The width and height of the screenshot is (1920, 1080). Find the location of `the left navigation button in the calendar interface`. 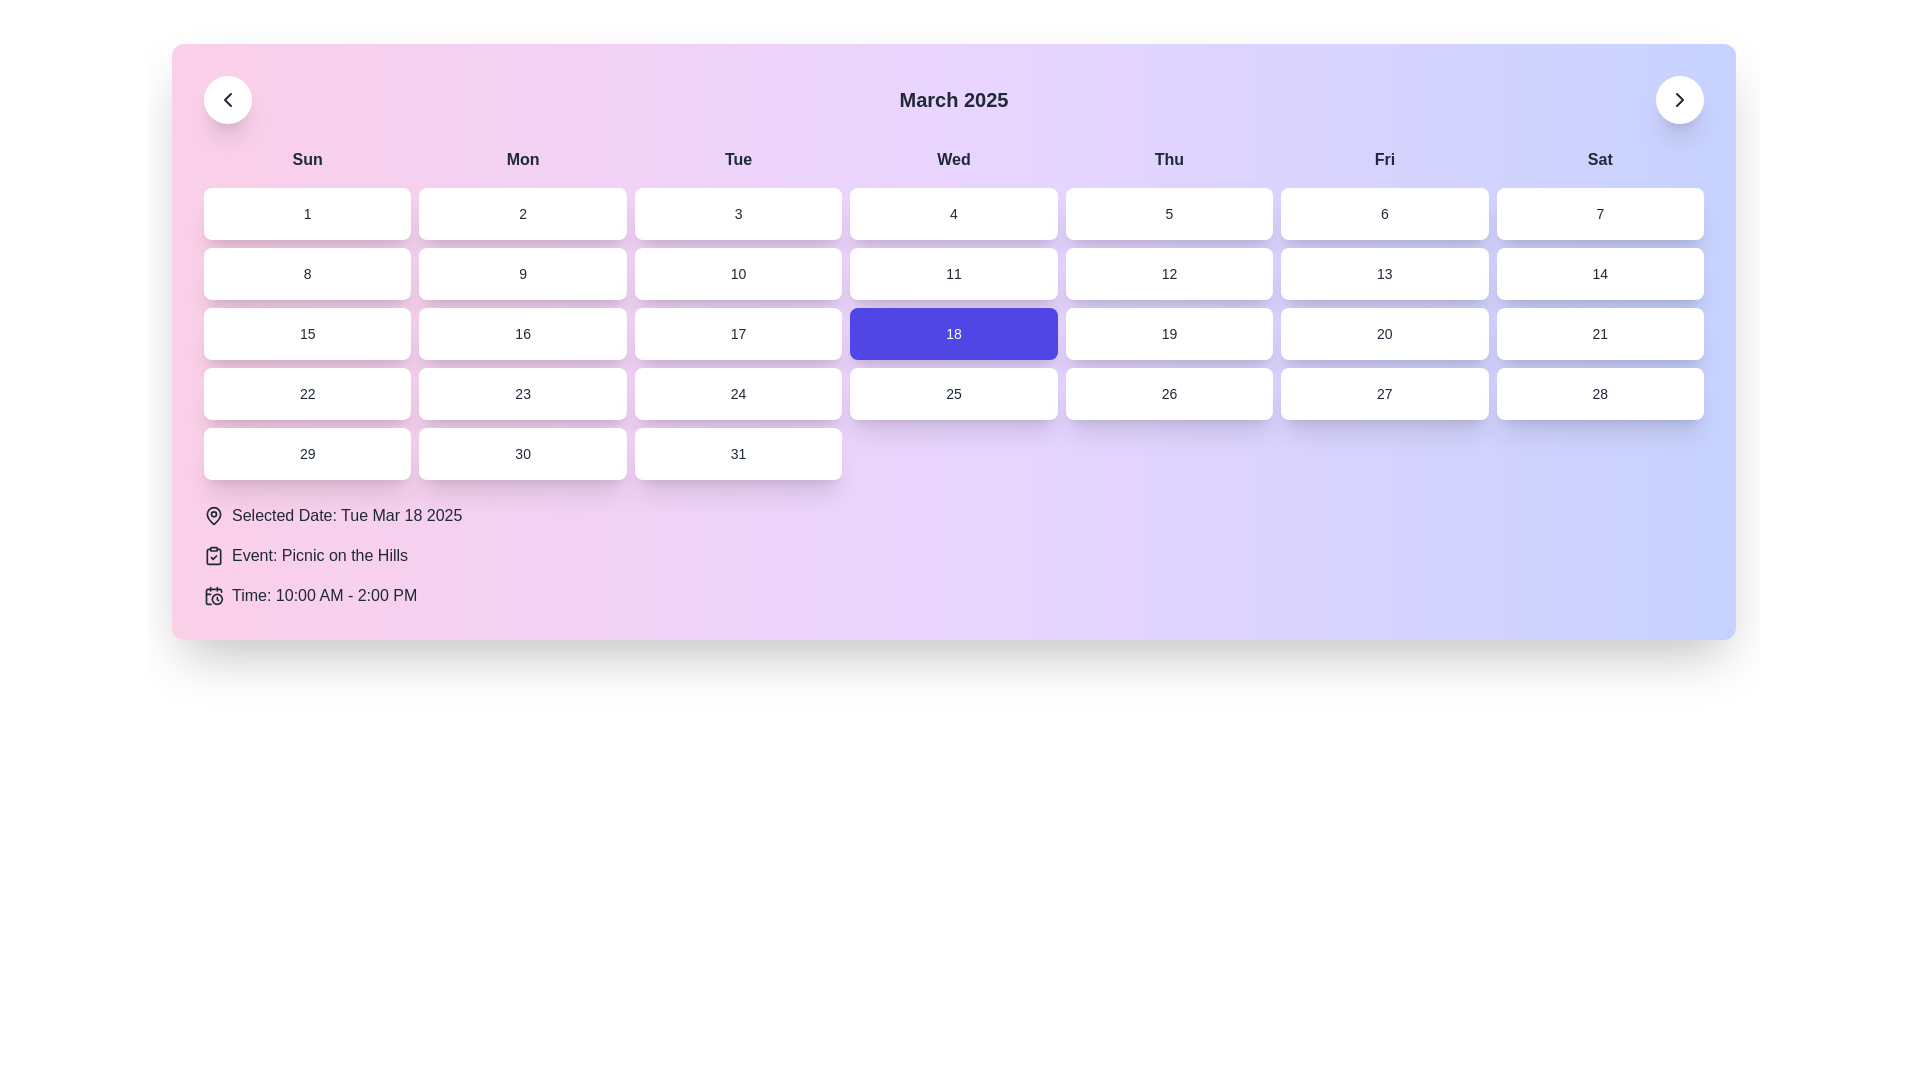

the left navigation button in the calendar interface is located at coordinates (227, 100).